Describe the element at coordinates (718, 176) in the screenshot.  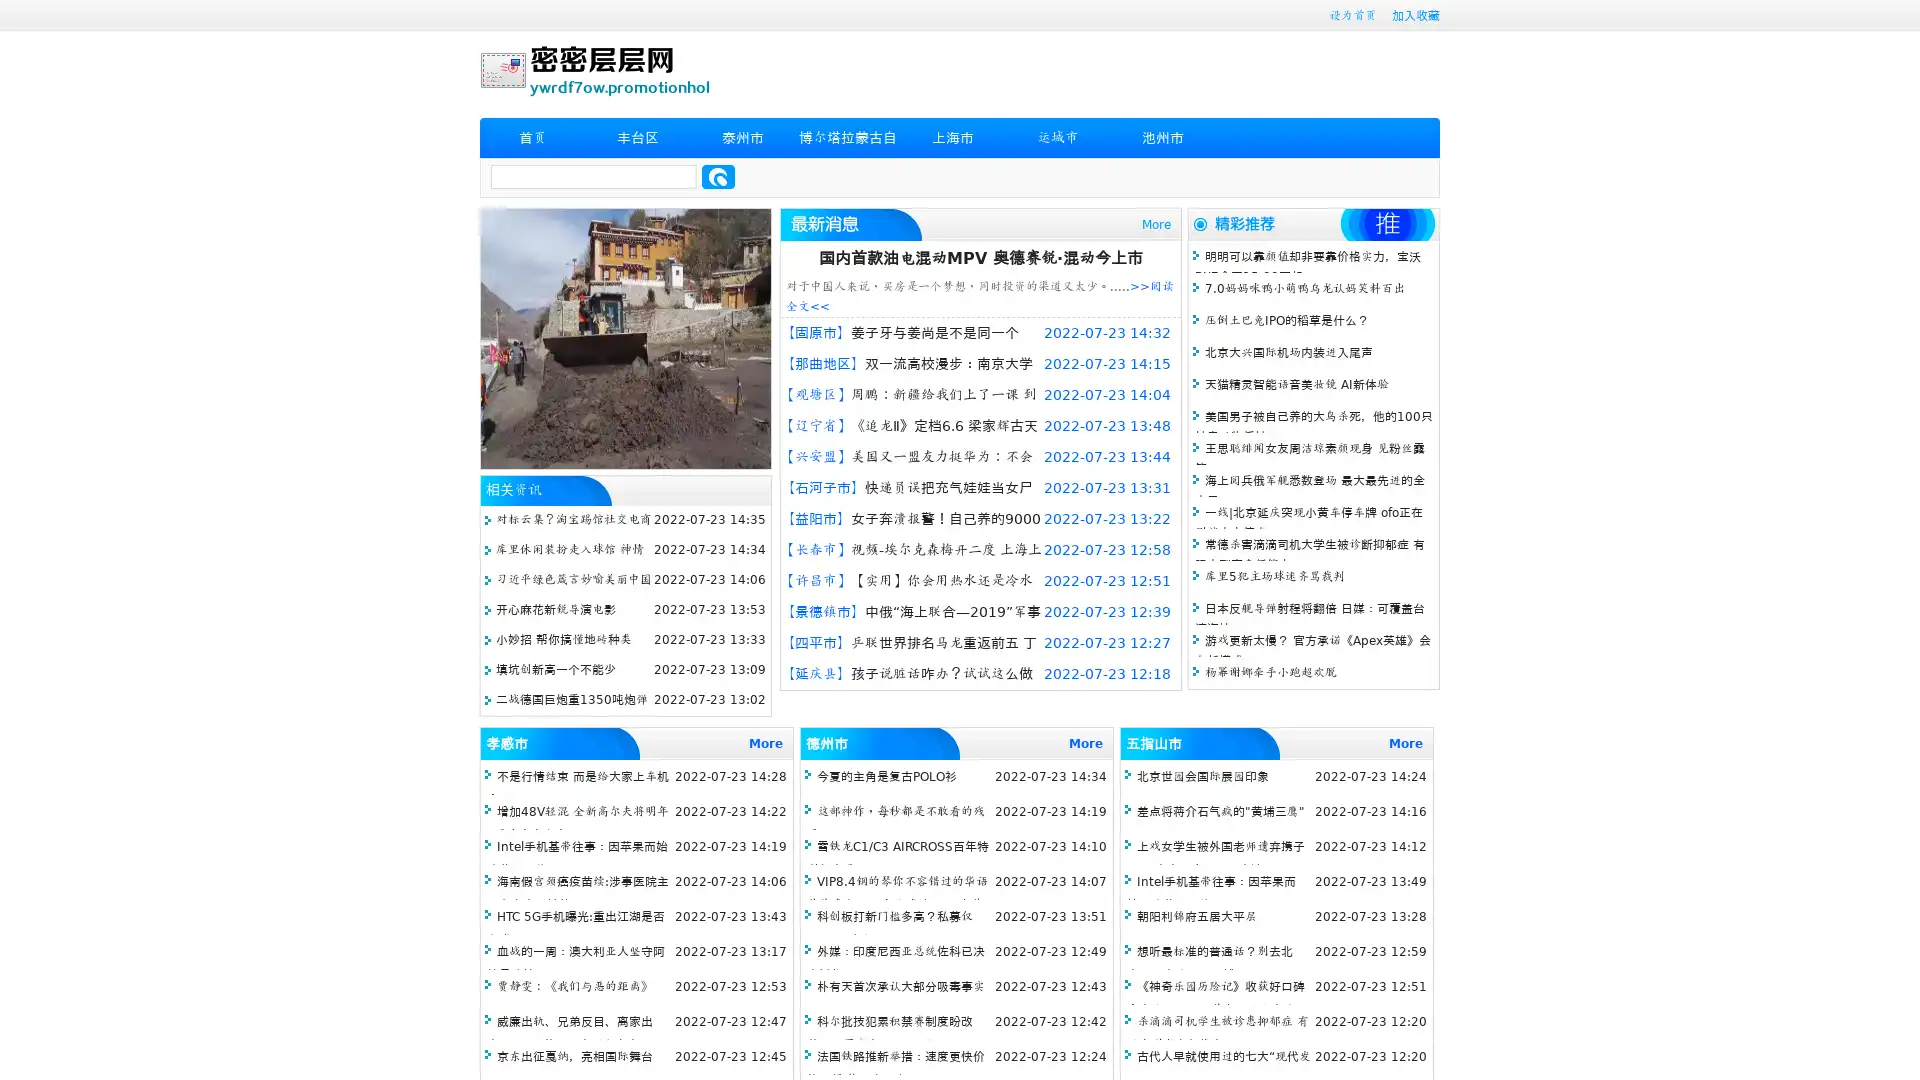
I see `Search` at that location.